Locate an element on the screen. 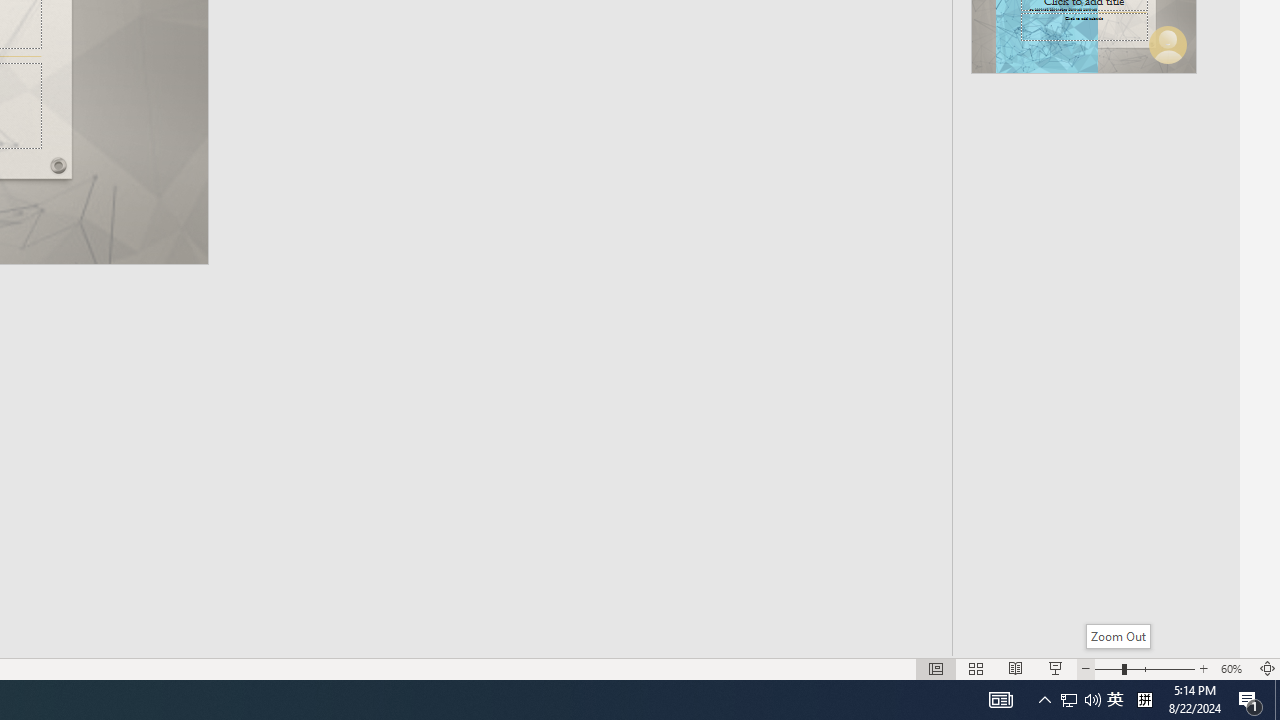 The width and height of the screenshot is (1280, 720). 'Normal' is located at coordinates (935, 669).